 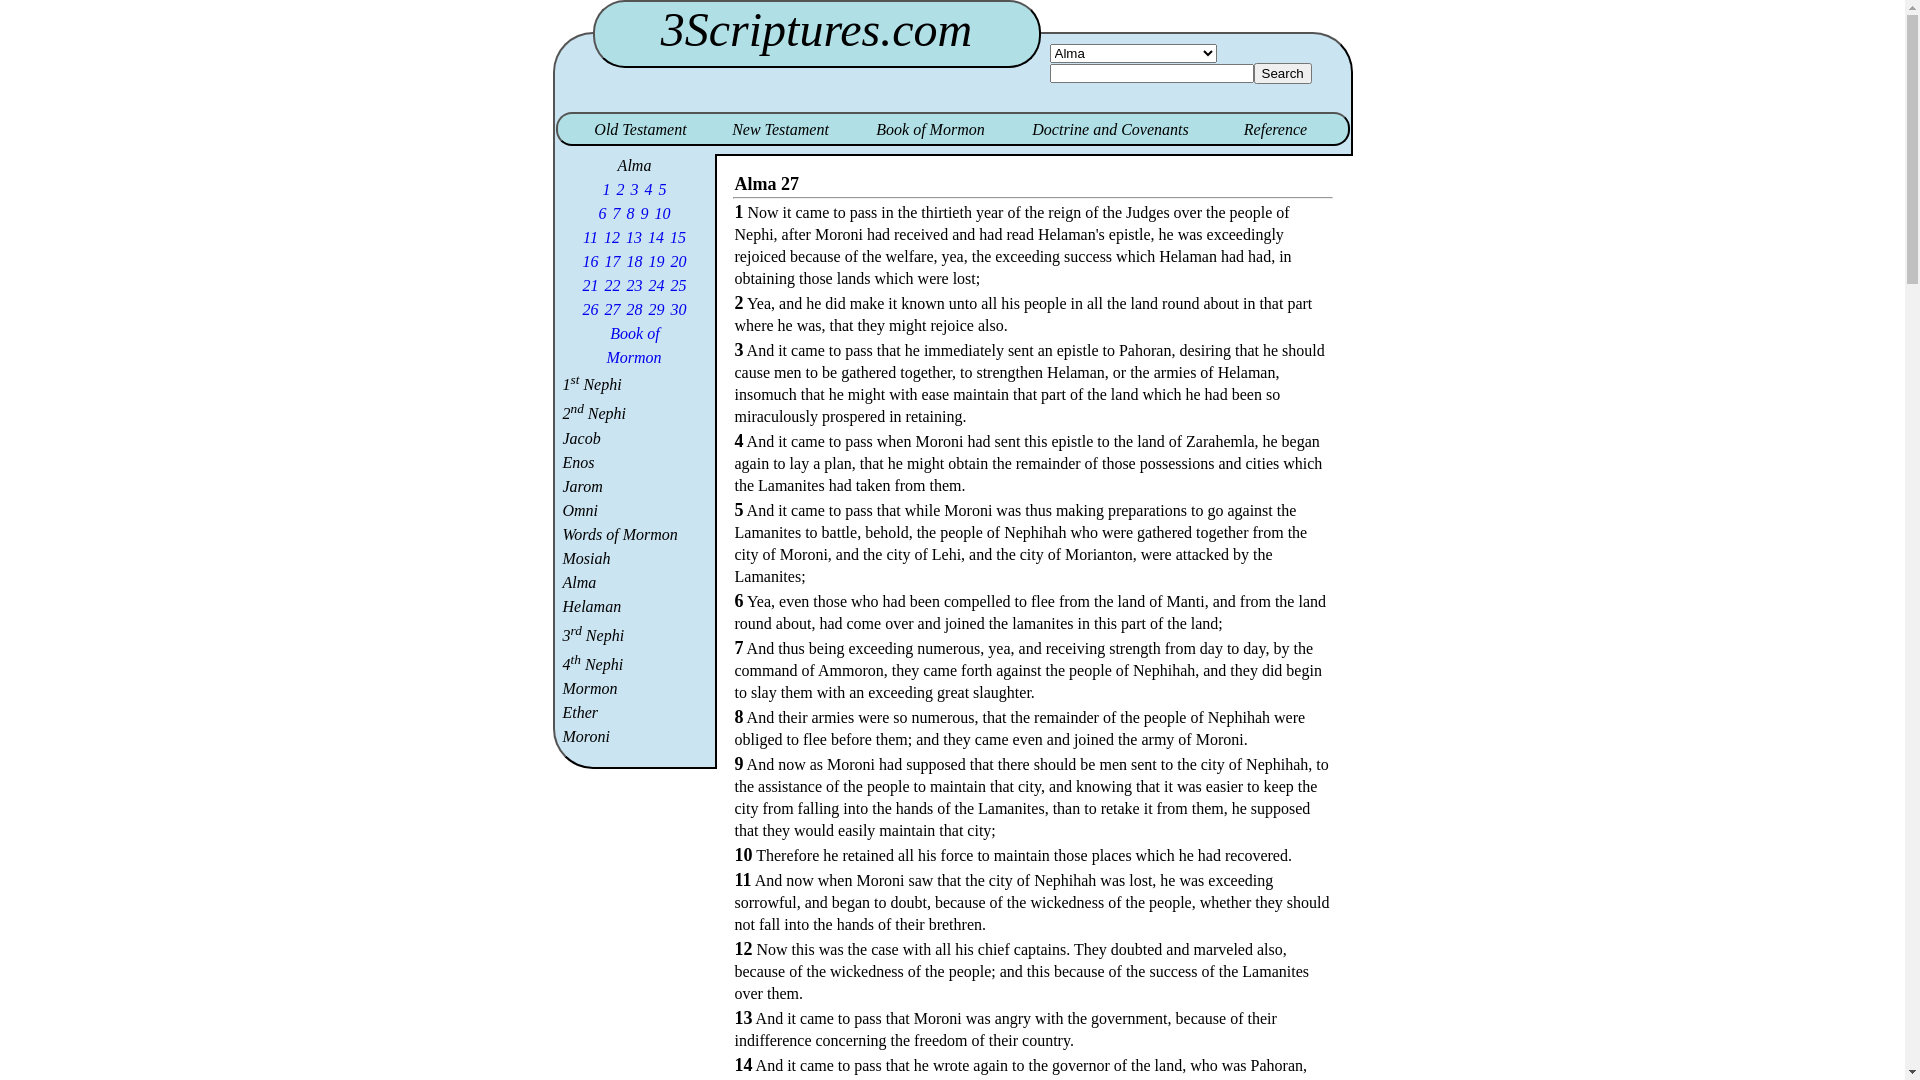 What do you see at coordinates (678, 260) in the screenshot?
I see `'20'` at bounding box center [678, 260].